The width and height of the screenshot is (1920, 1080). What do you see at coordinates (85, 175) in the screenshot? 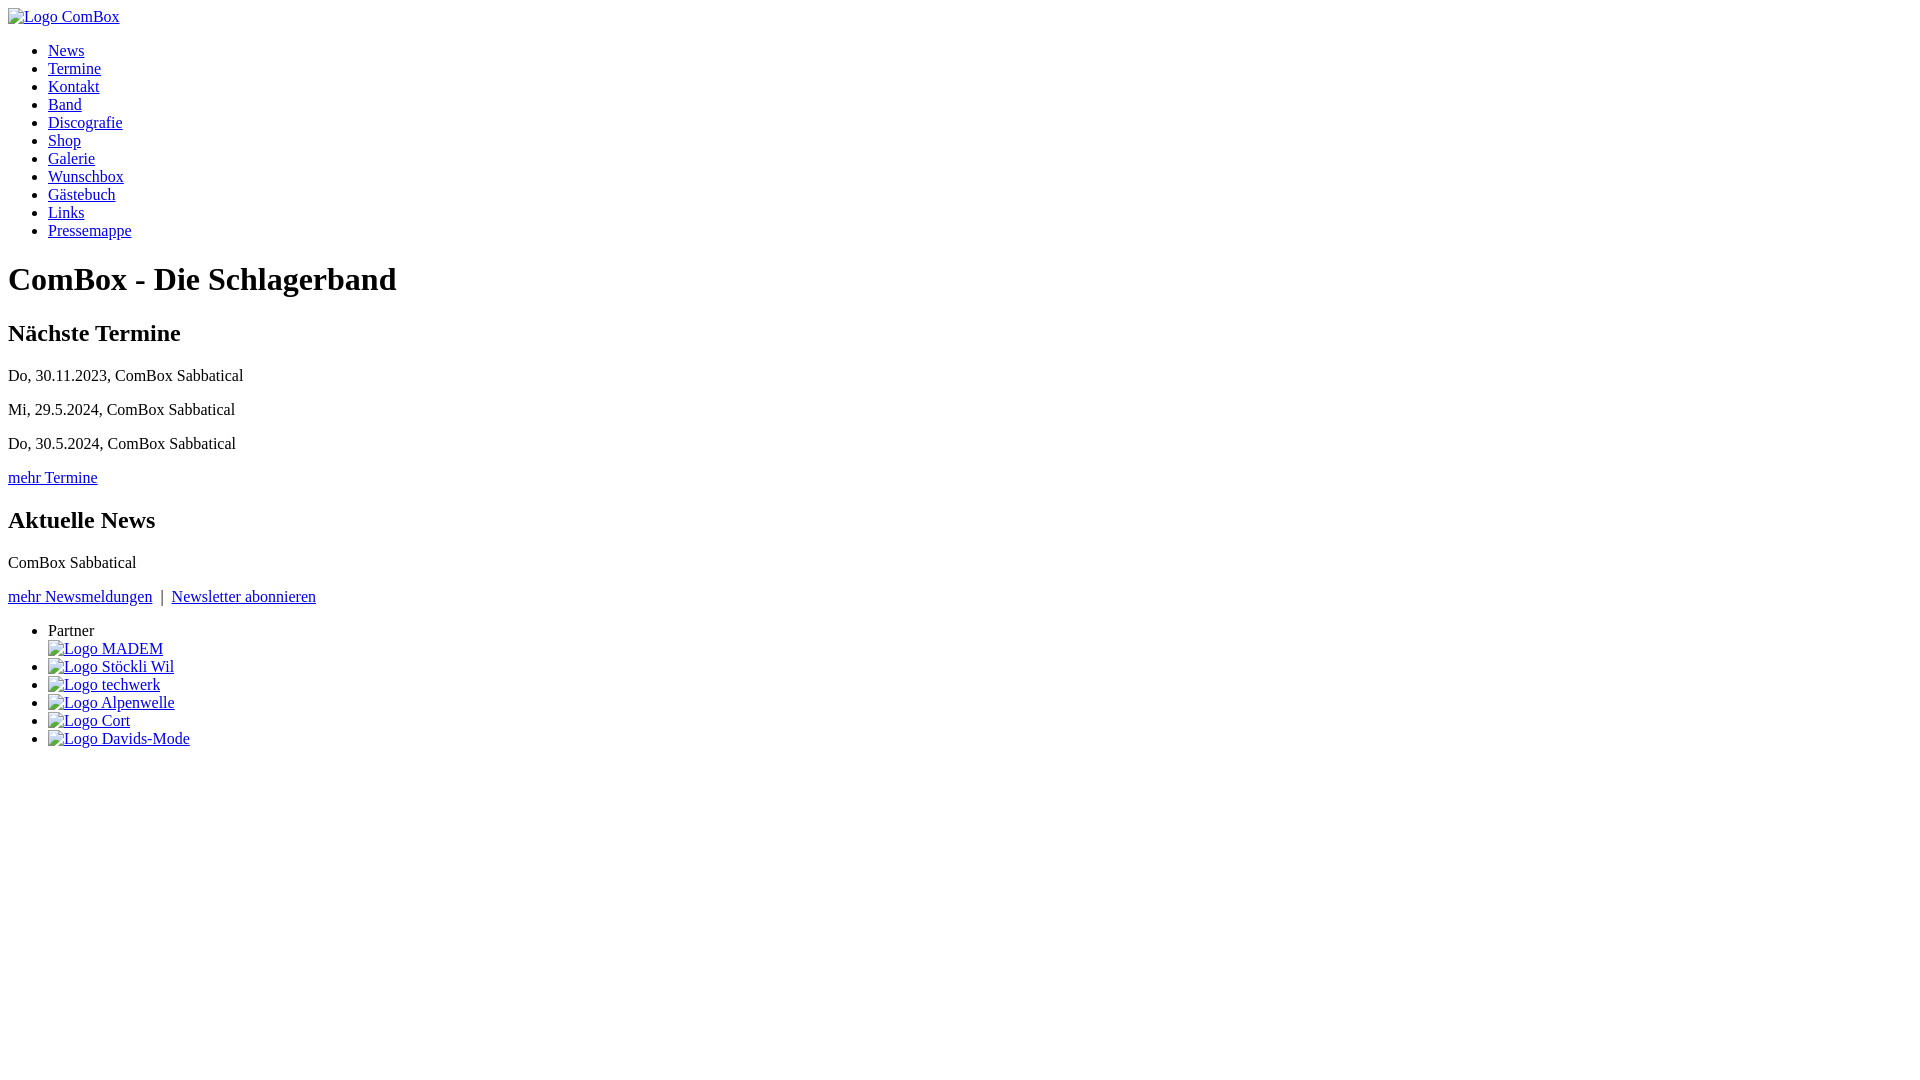
I see `'Wunschbox'` at bounding box center [85, 175].